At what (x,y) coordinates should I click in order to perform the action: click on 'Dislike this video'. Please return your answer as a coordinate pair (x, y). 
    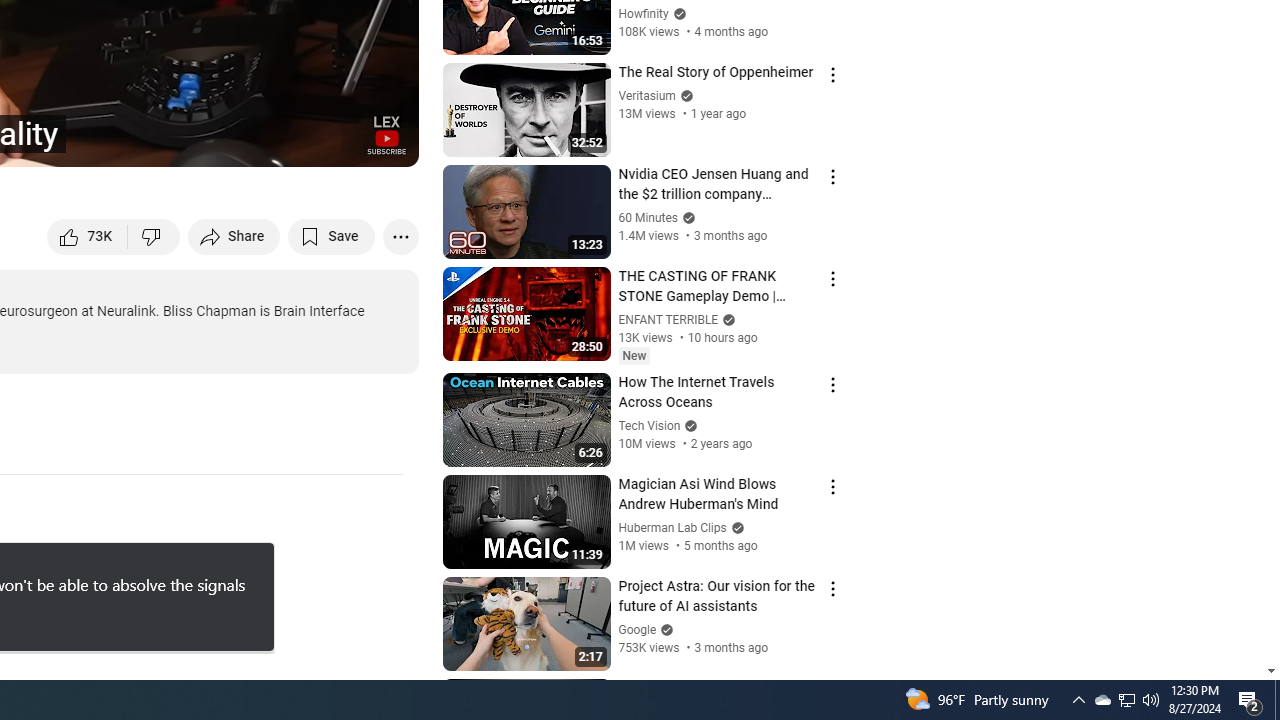
    Looking at the image, I should click on (153, 235).